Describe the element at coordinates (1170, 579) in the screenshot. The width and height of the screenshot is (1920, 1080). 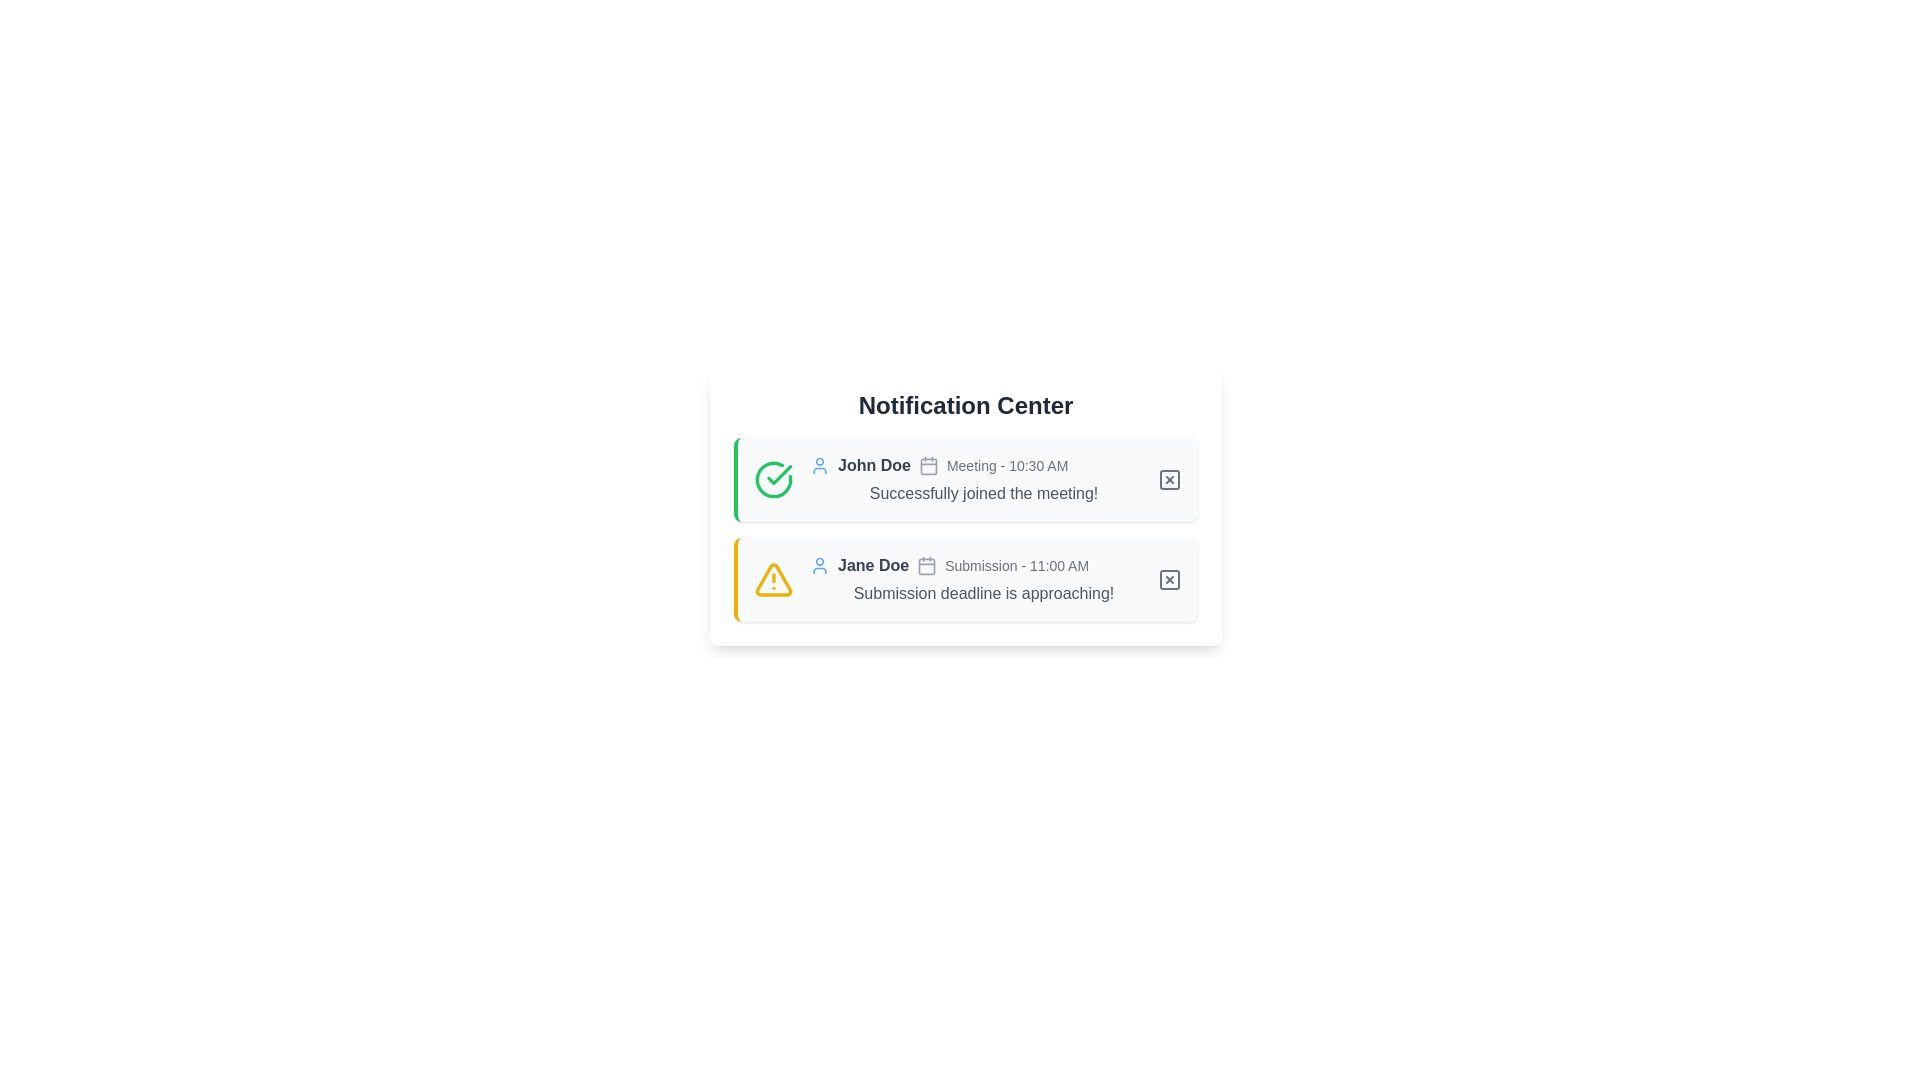
I see `the small rectangle with rounded corners inside the larger 'X' icon at the far-right end of the second notification entry` at that location.